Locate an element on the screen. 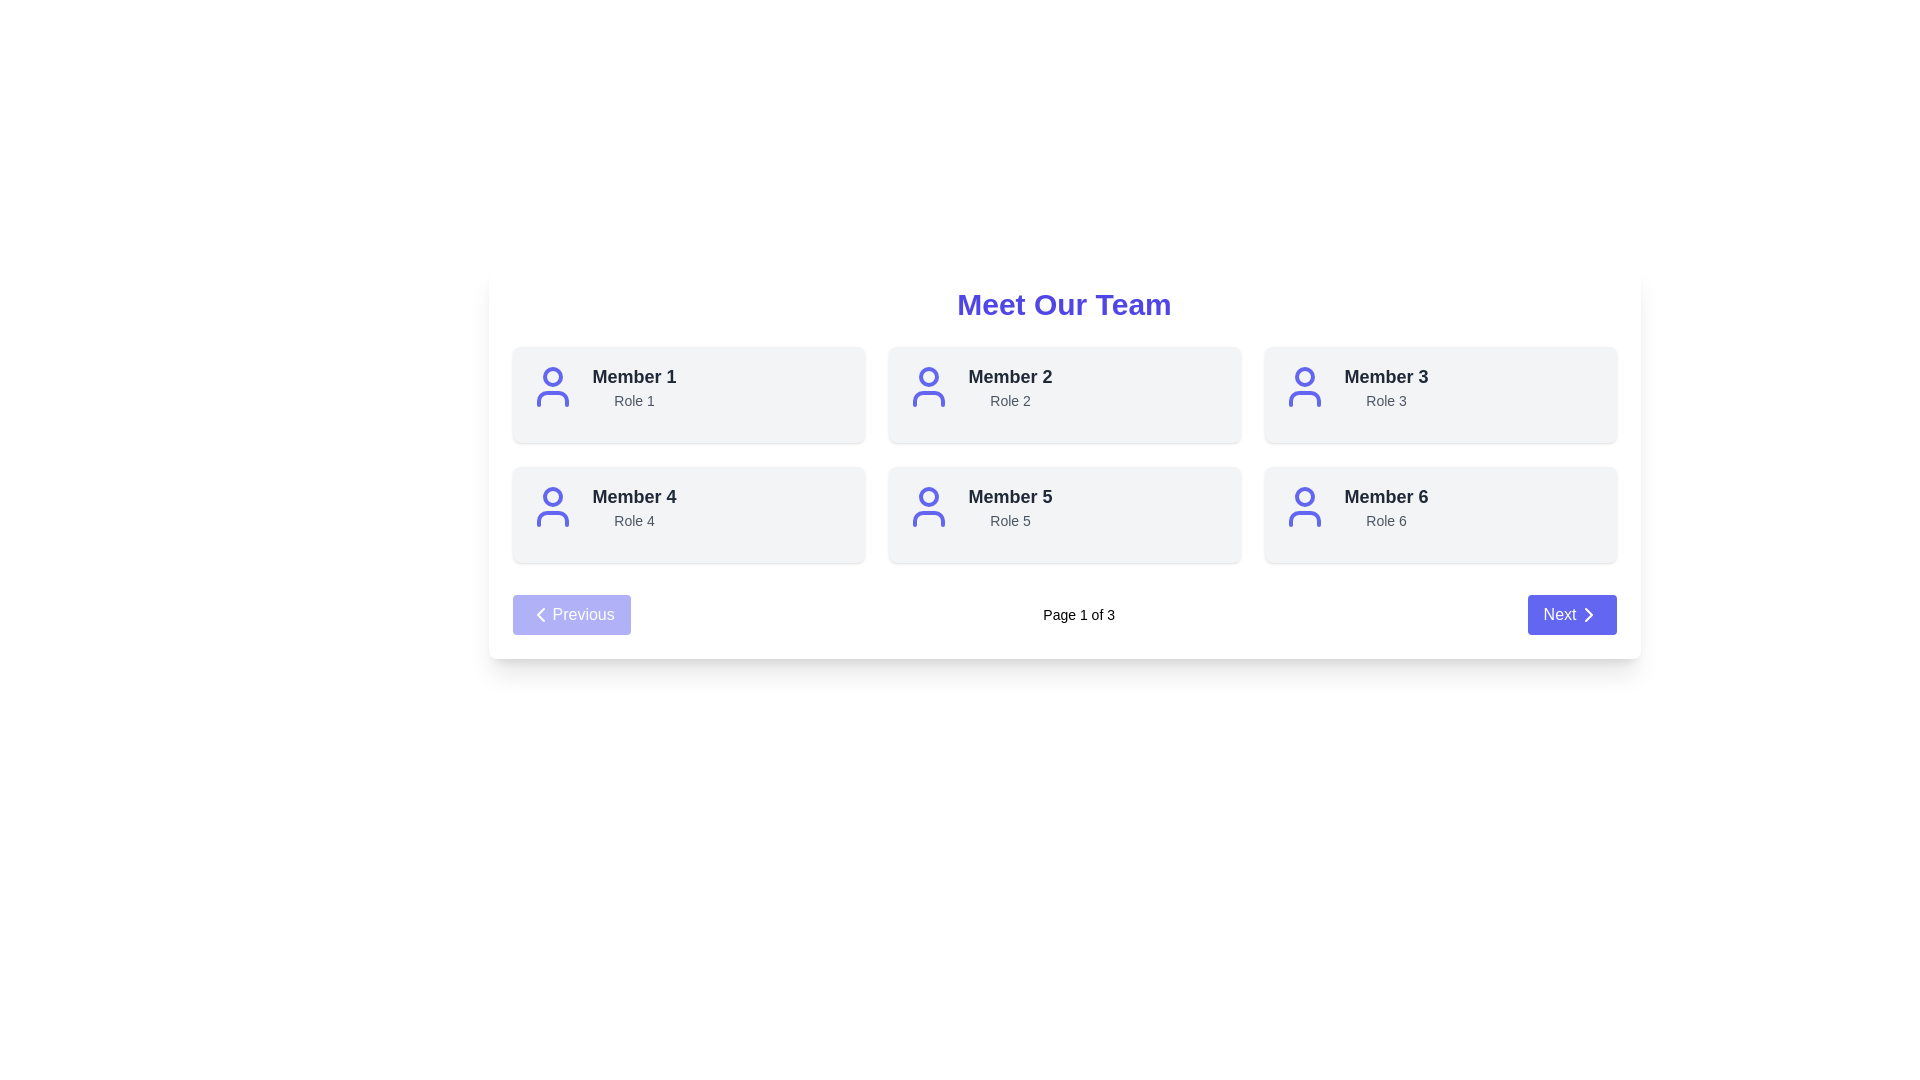  the icon representing 'Member 2' located in the top row's middle column of the second card in the 'Meet Our Team' section is located at coordinates (927, 386).